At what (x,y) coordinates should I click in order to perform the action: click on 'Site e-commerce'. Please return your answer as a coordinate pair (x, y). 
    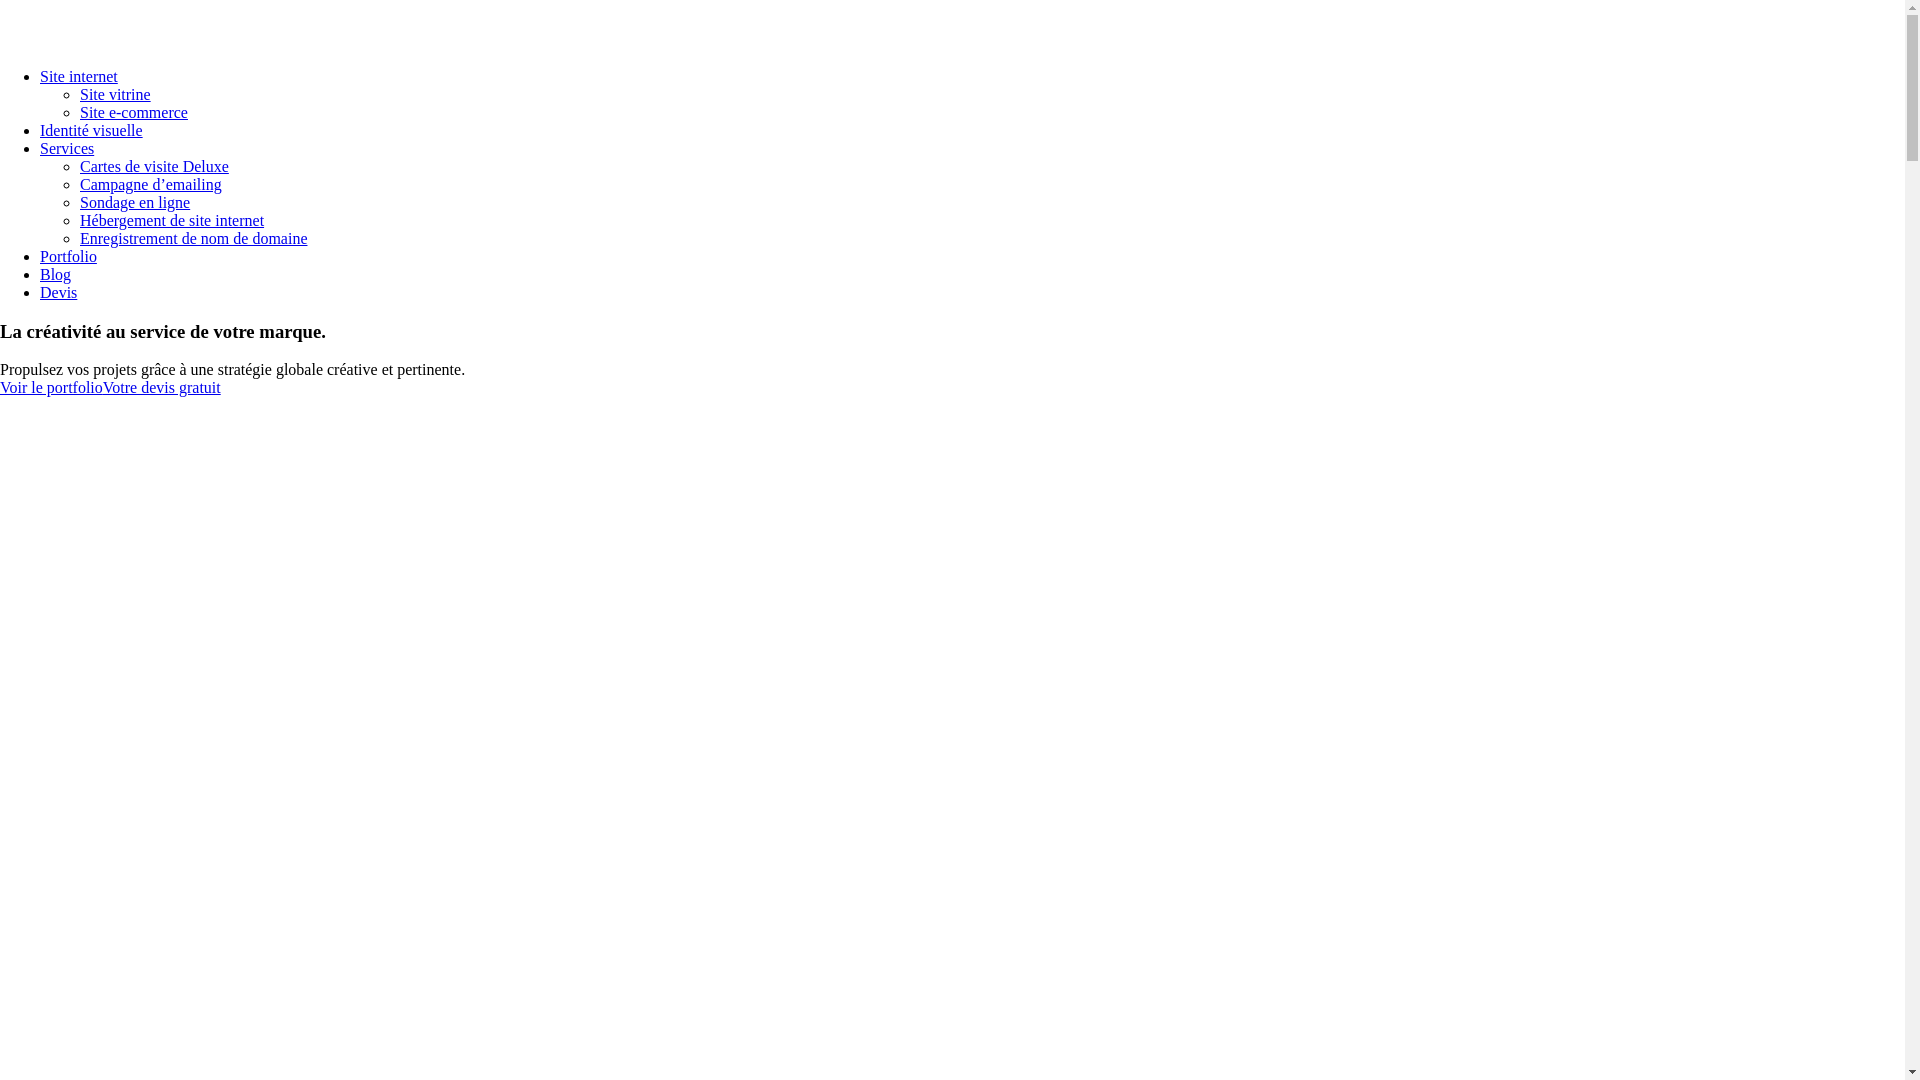
    Looking at the image, I should click on (133, 112).